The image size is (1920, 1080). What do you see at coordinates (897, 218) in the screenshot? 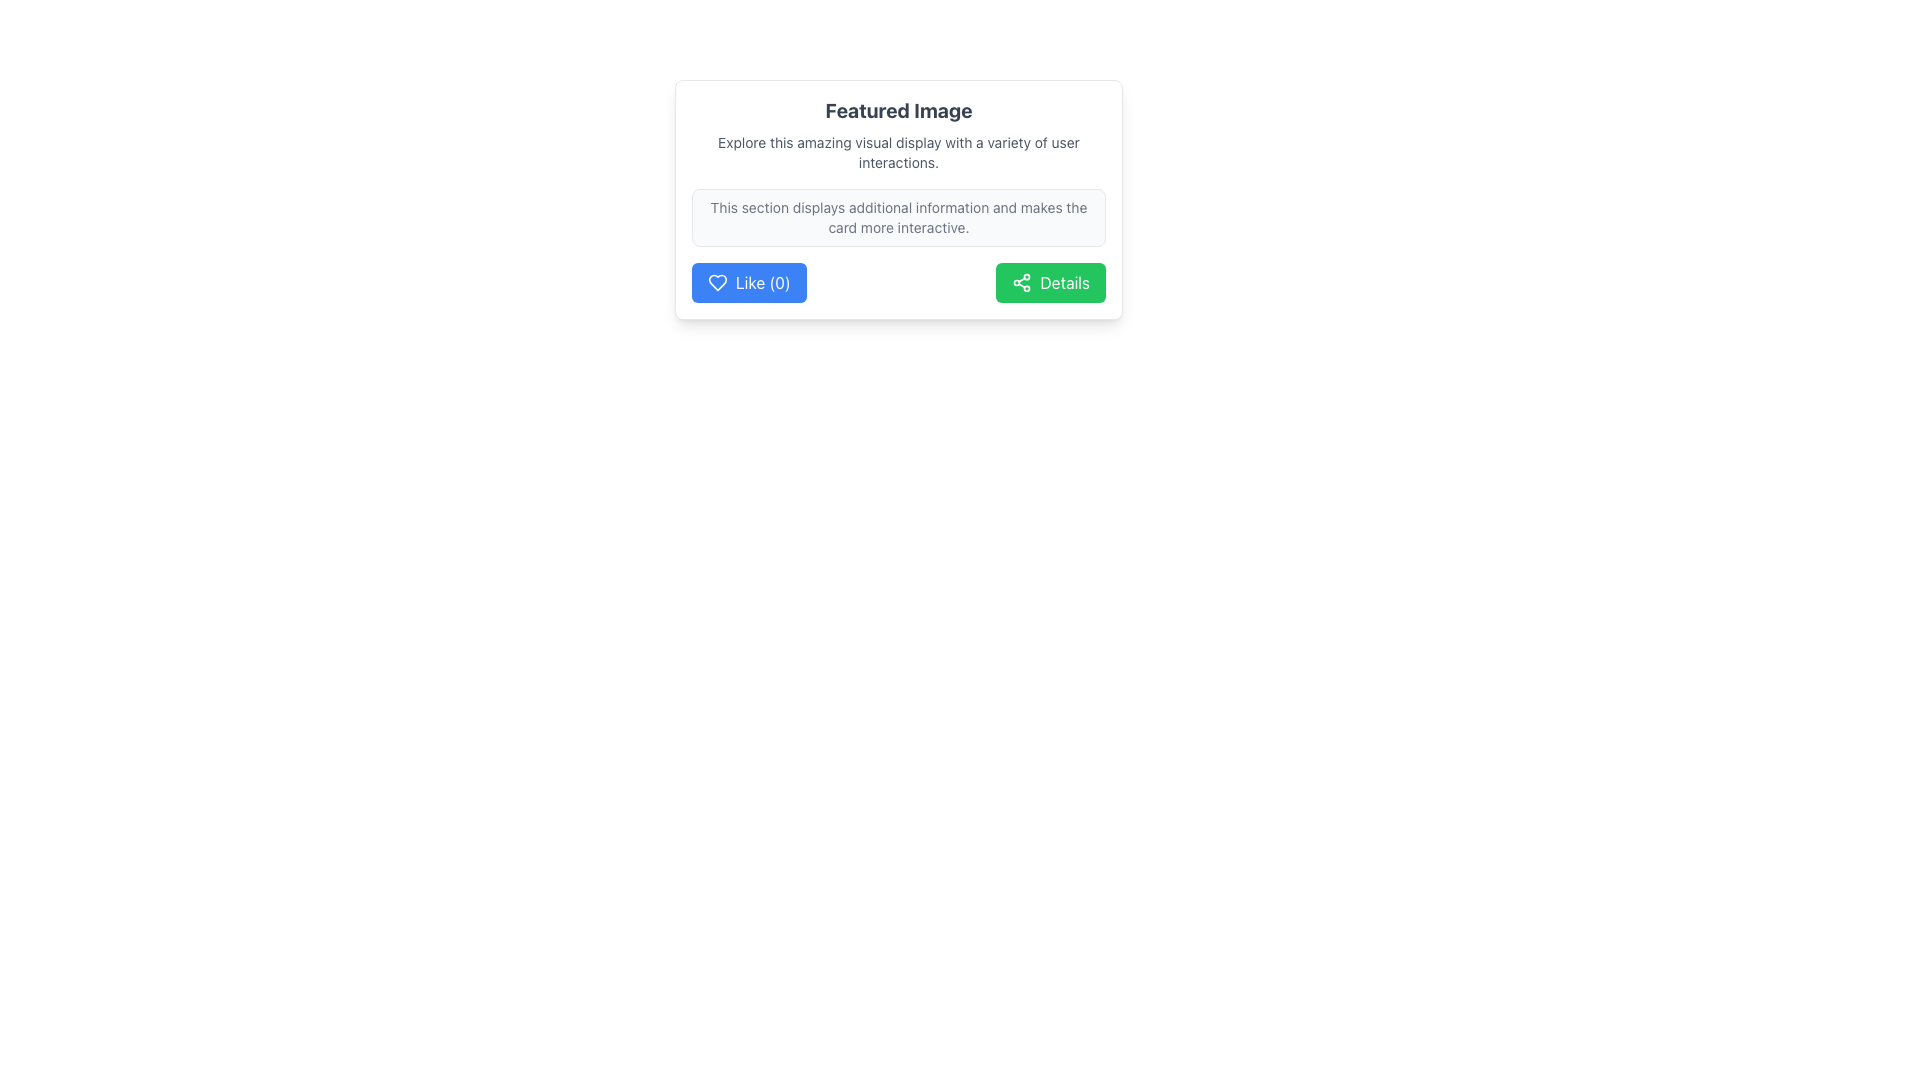
I see `the Informative text section, which is a rectangular area styled with a light gray background, slightly rounded corners, and a thin border, containing smaller grayish text, positioned above the 'Like (0)' and 'Details' buttons` at bounding box center [897, 218].